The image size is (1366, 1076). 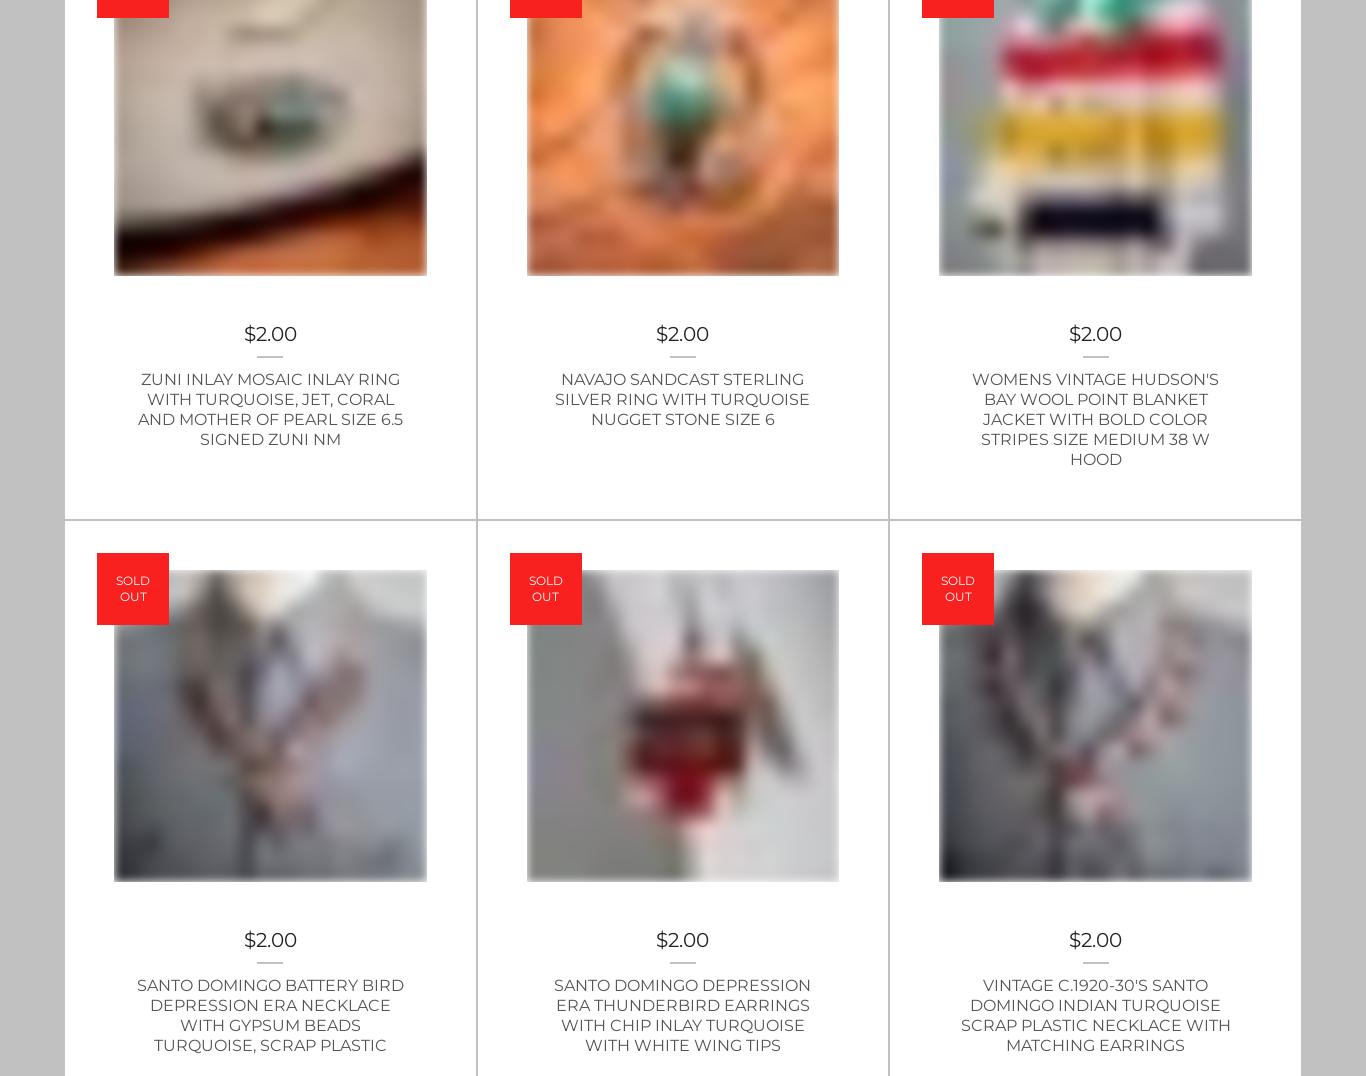 I want to click on 'Vintage c.1920-30's Santo Domingo Indian turquoise scrap plastic necklace with matching earrings', so click(x=1093, y=1014).